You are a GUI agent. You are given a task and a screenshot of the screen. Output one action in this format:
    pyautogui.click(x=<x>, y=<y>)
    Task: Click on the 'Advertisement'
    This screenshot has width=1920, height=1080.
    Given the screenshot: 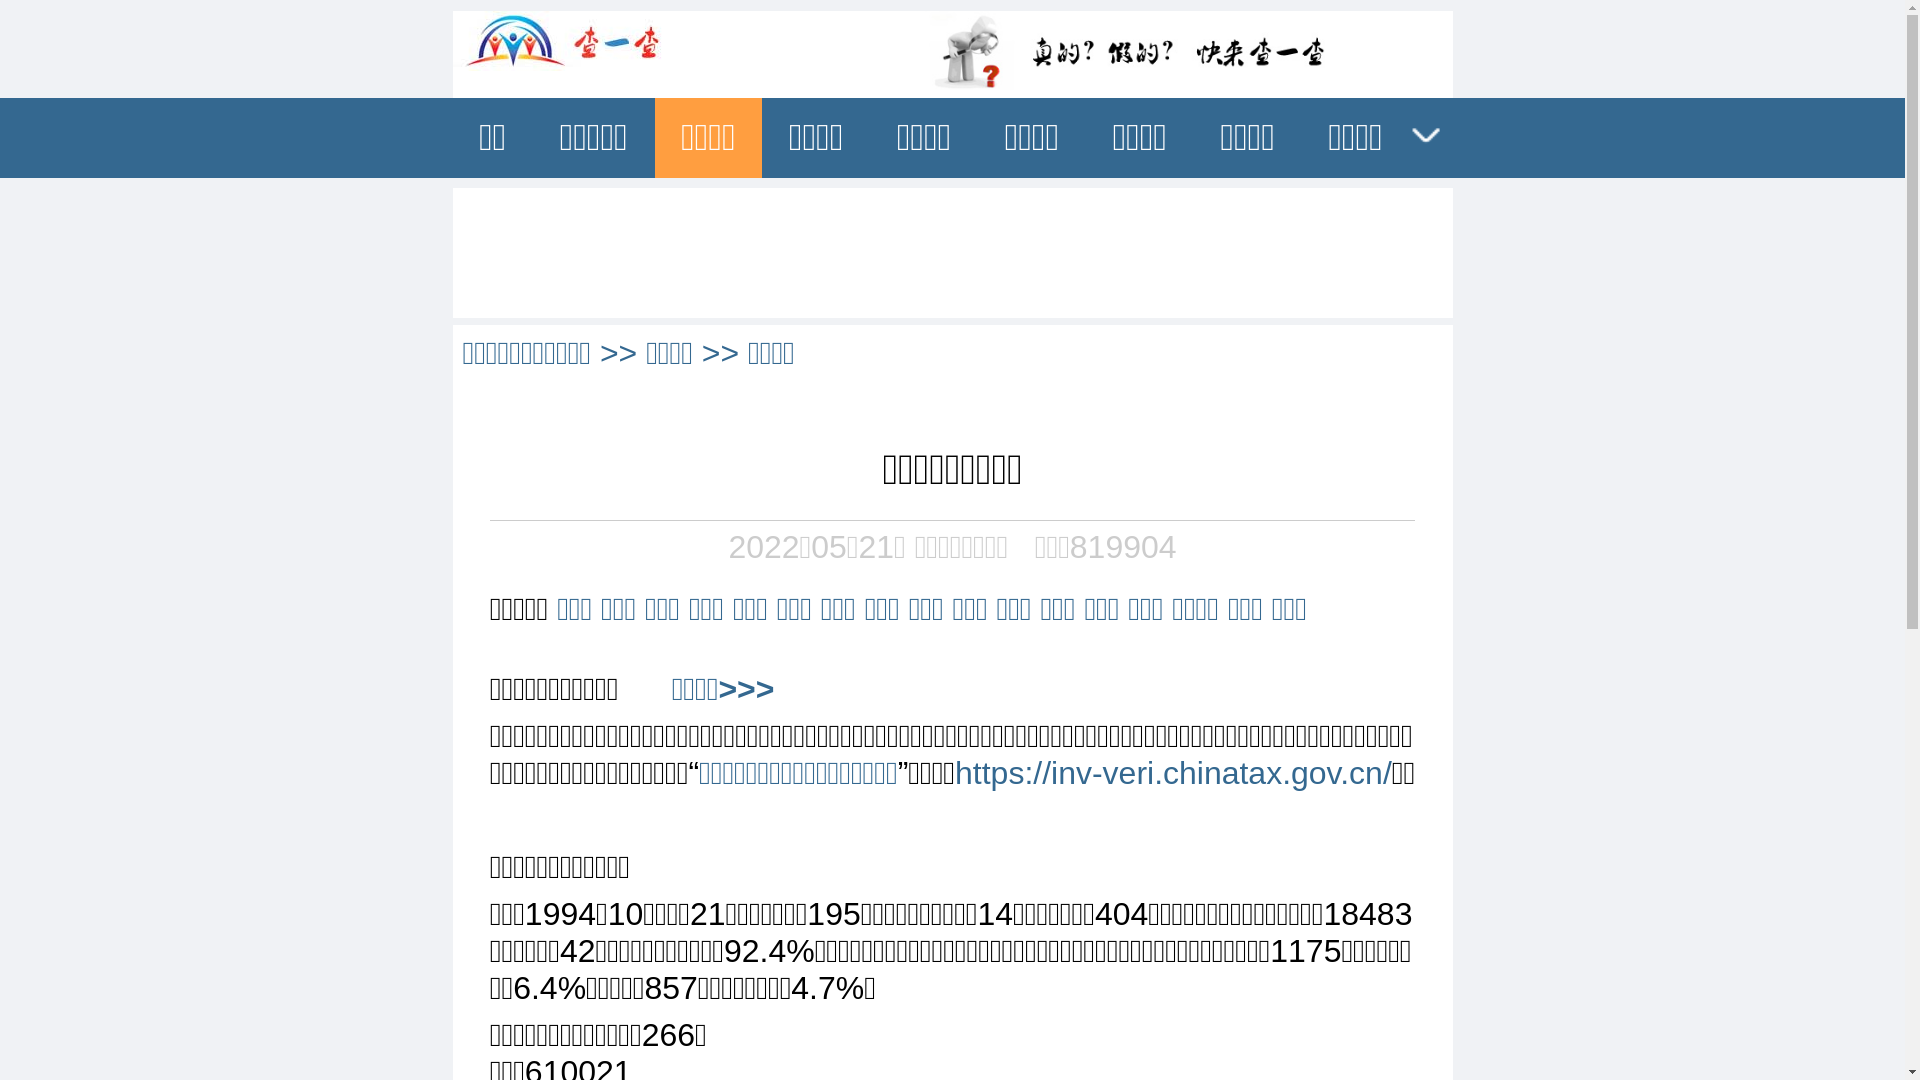 What is the action you would take?
    pyautogui.click(x=791, y=248)
    